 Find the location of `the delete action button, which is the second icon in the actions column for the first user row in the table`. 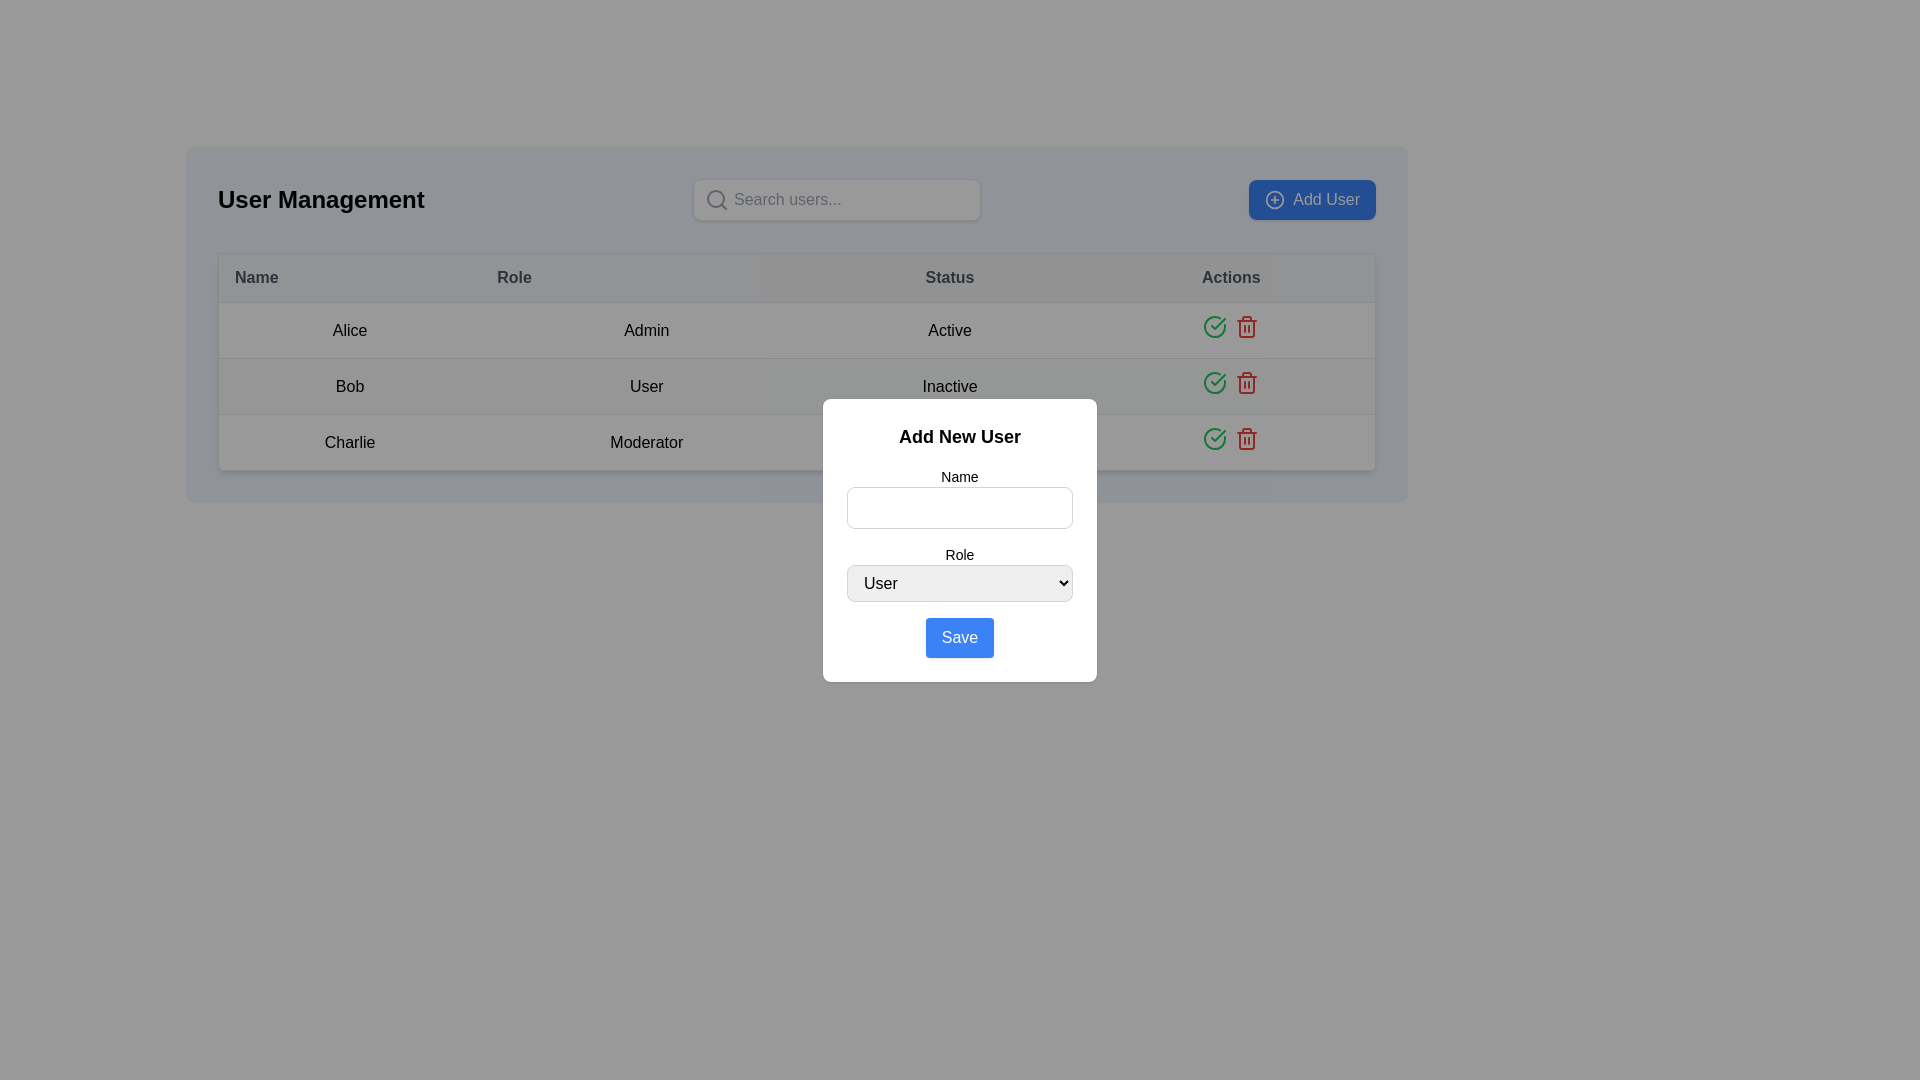

the delete action button, which is the second icon in the actions column for the first user row in the table is located at coordinates (1246, 326).